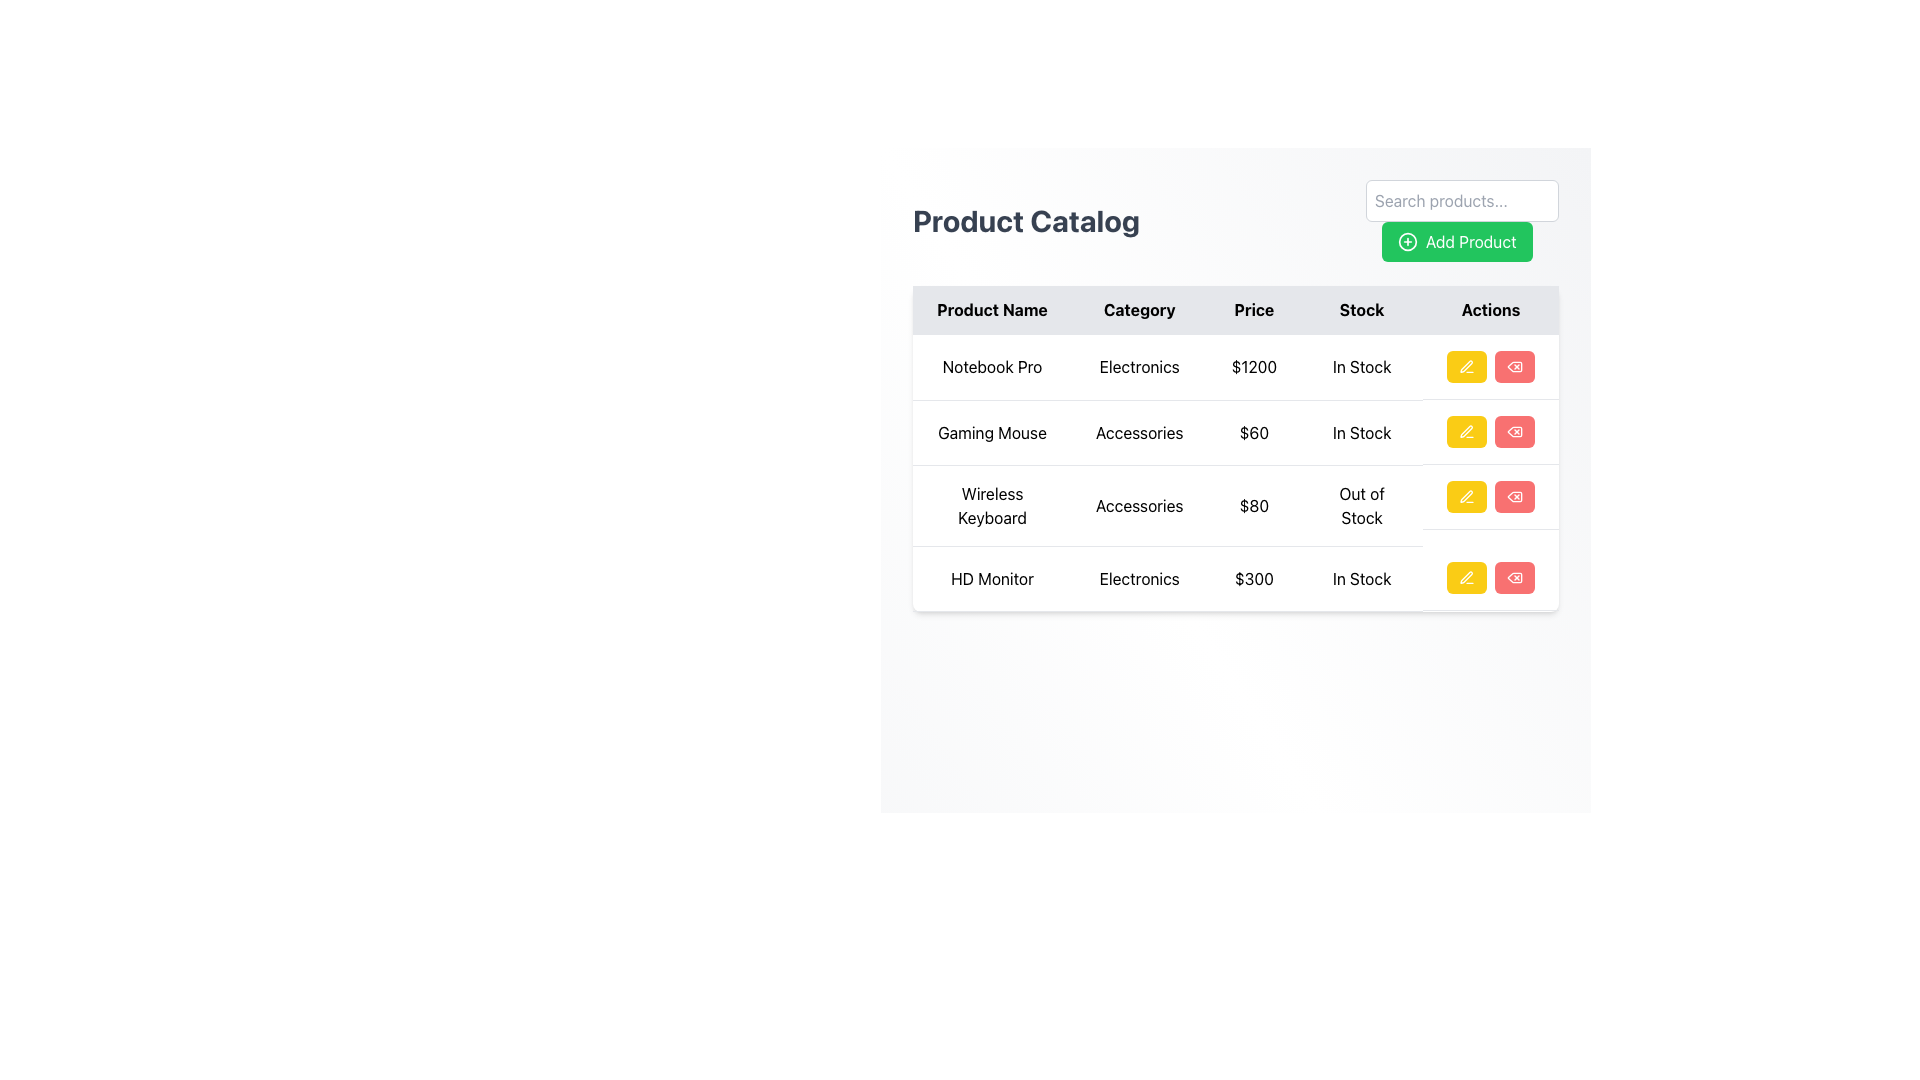 The width and height of the screenshot is (1920, 1080). What do you see at coordinates (1253, 367) in the screenshot?
I see `the price label for the 'Notebook Pro' in the 'Electronics' category, located in the third column of the first row of the product information table` at bounding box center [1253, 367].